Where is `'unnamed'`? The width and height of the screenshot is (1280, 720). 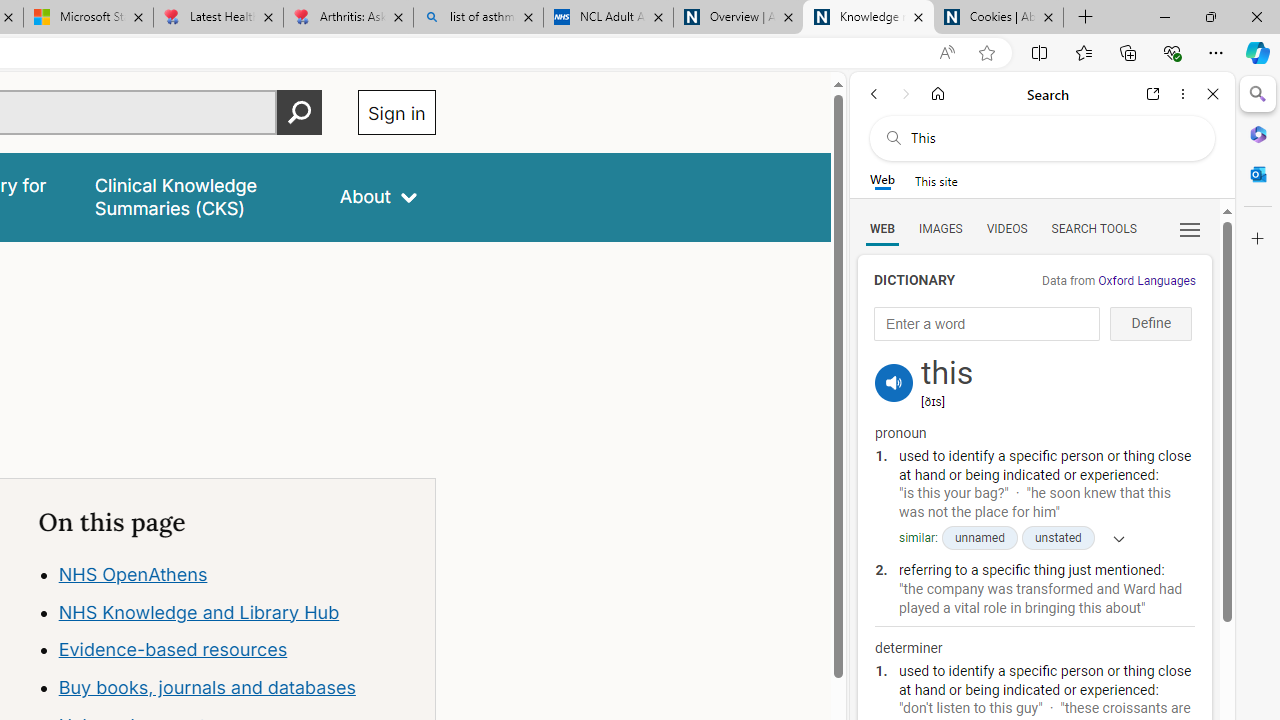 'unnamed' is located at coordinates (979, 537).